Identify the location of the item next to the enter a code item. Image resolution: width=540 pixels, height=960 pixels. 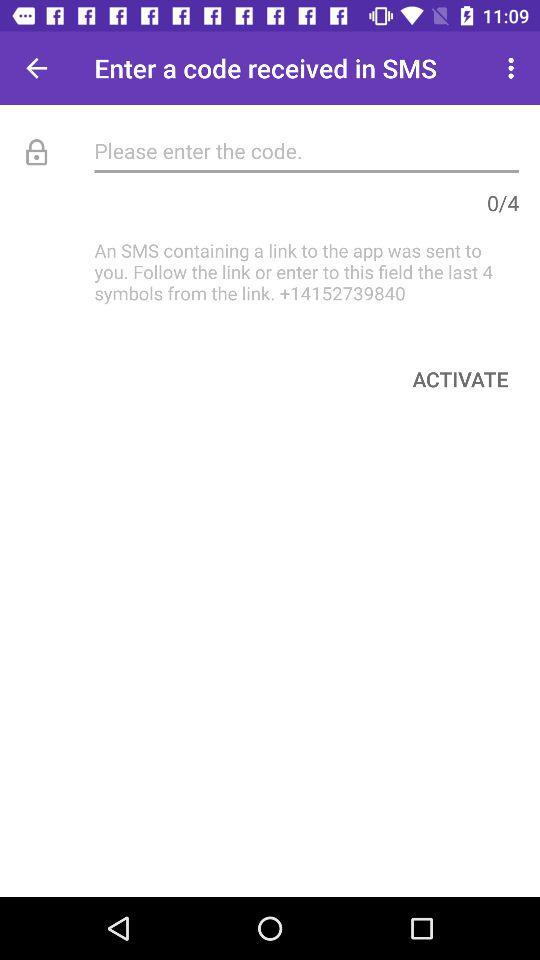
(36, 68).